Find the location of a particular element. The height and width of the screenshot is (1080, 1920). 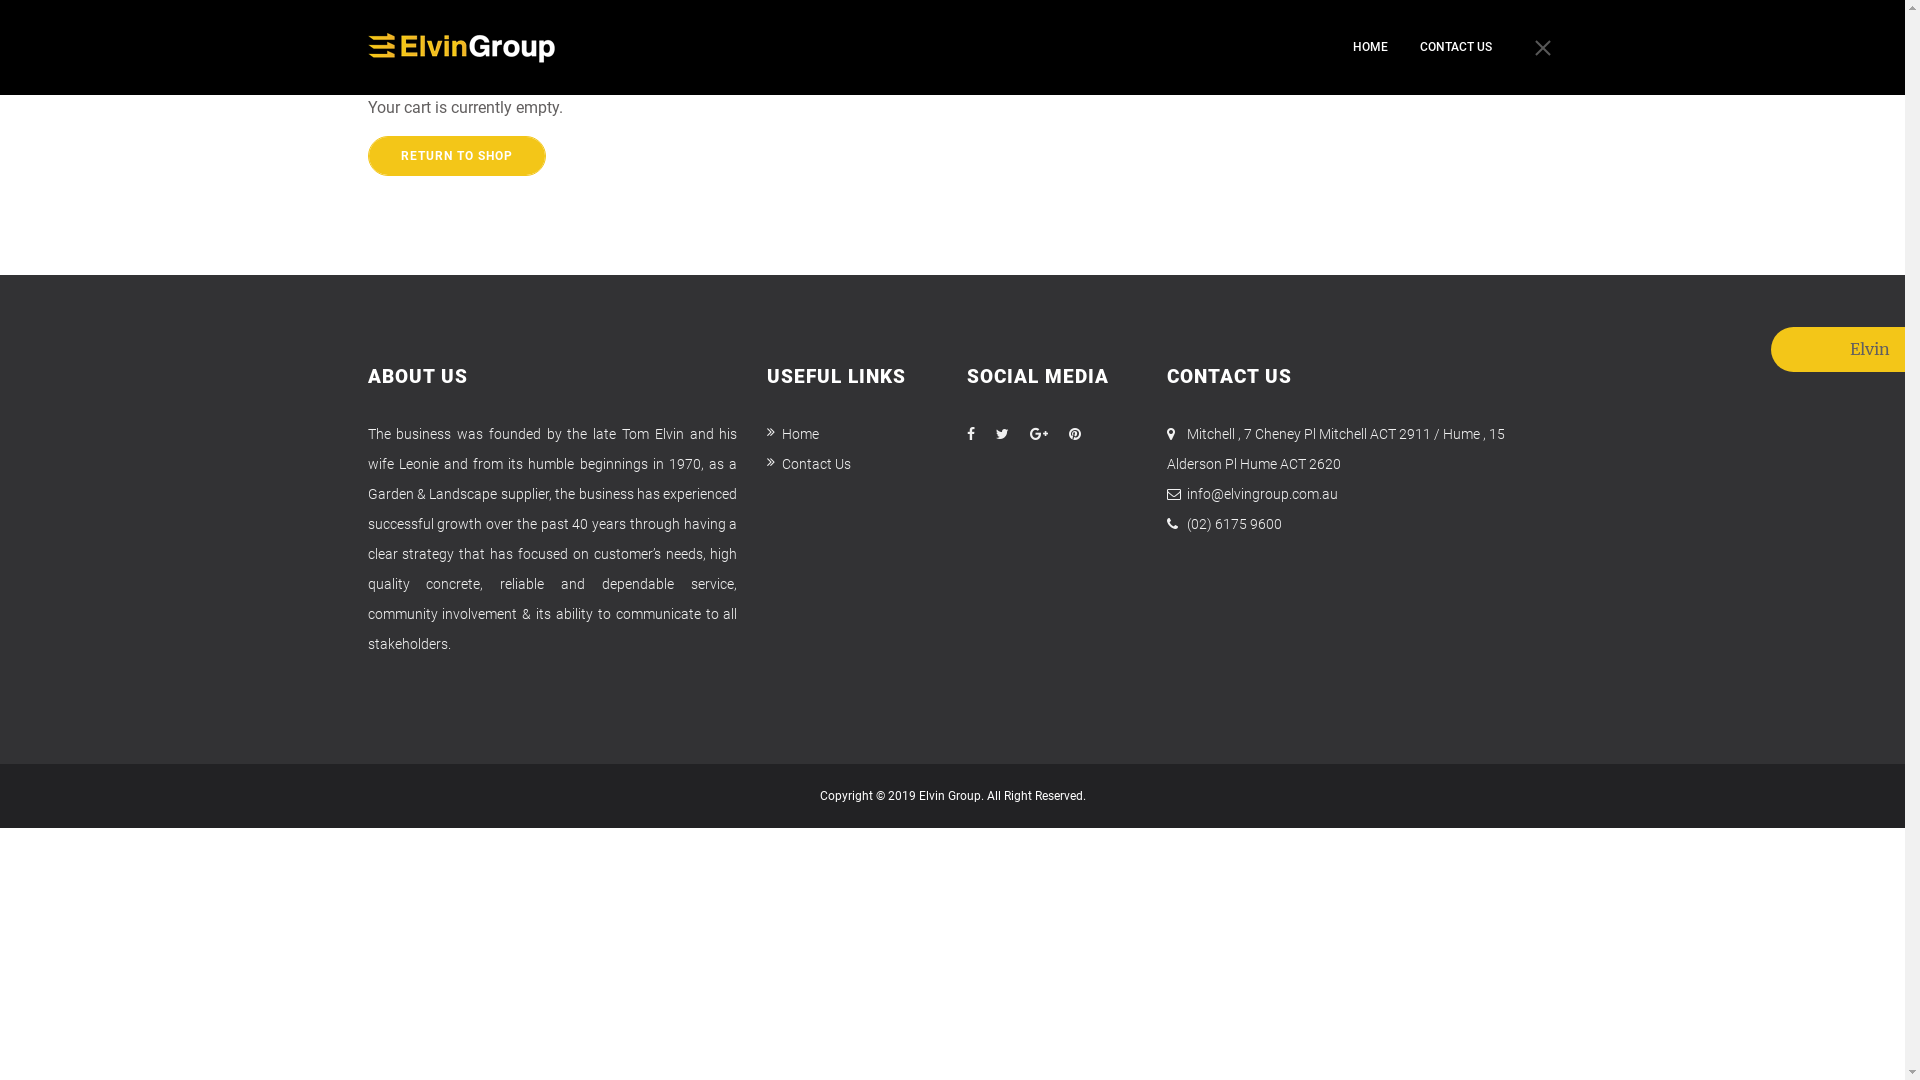

'Elvin' is located at coordinates (1795, 348).